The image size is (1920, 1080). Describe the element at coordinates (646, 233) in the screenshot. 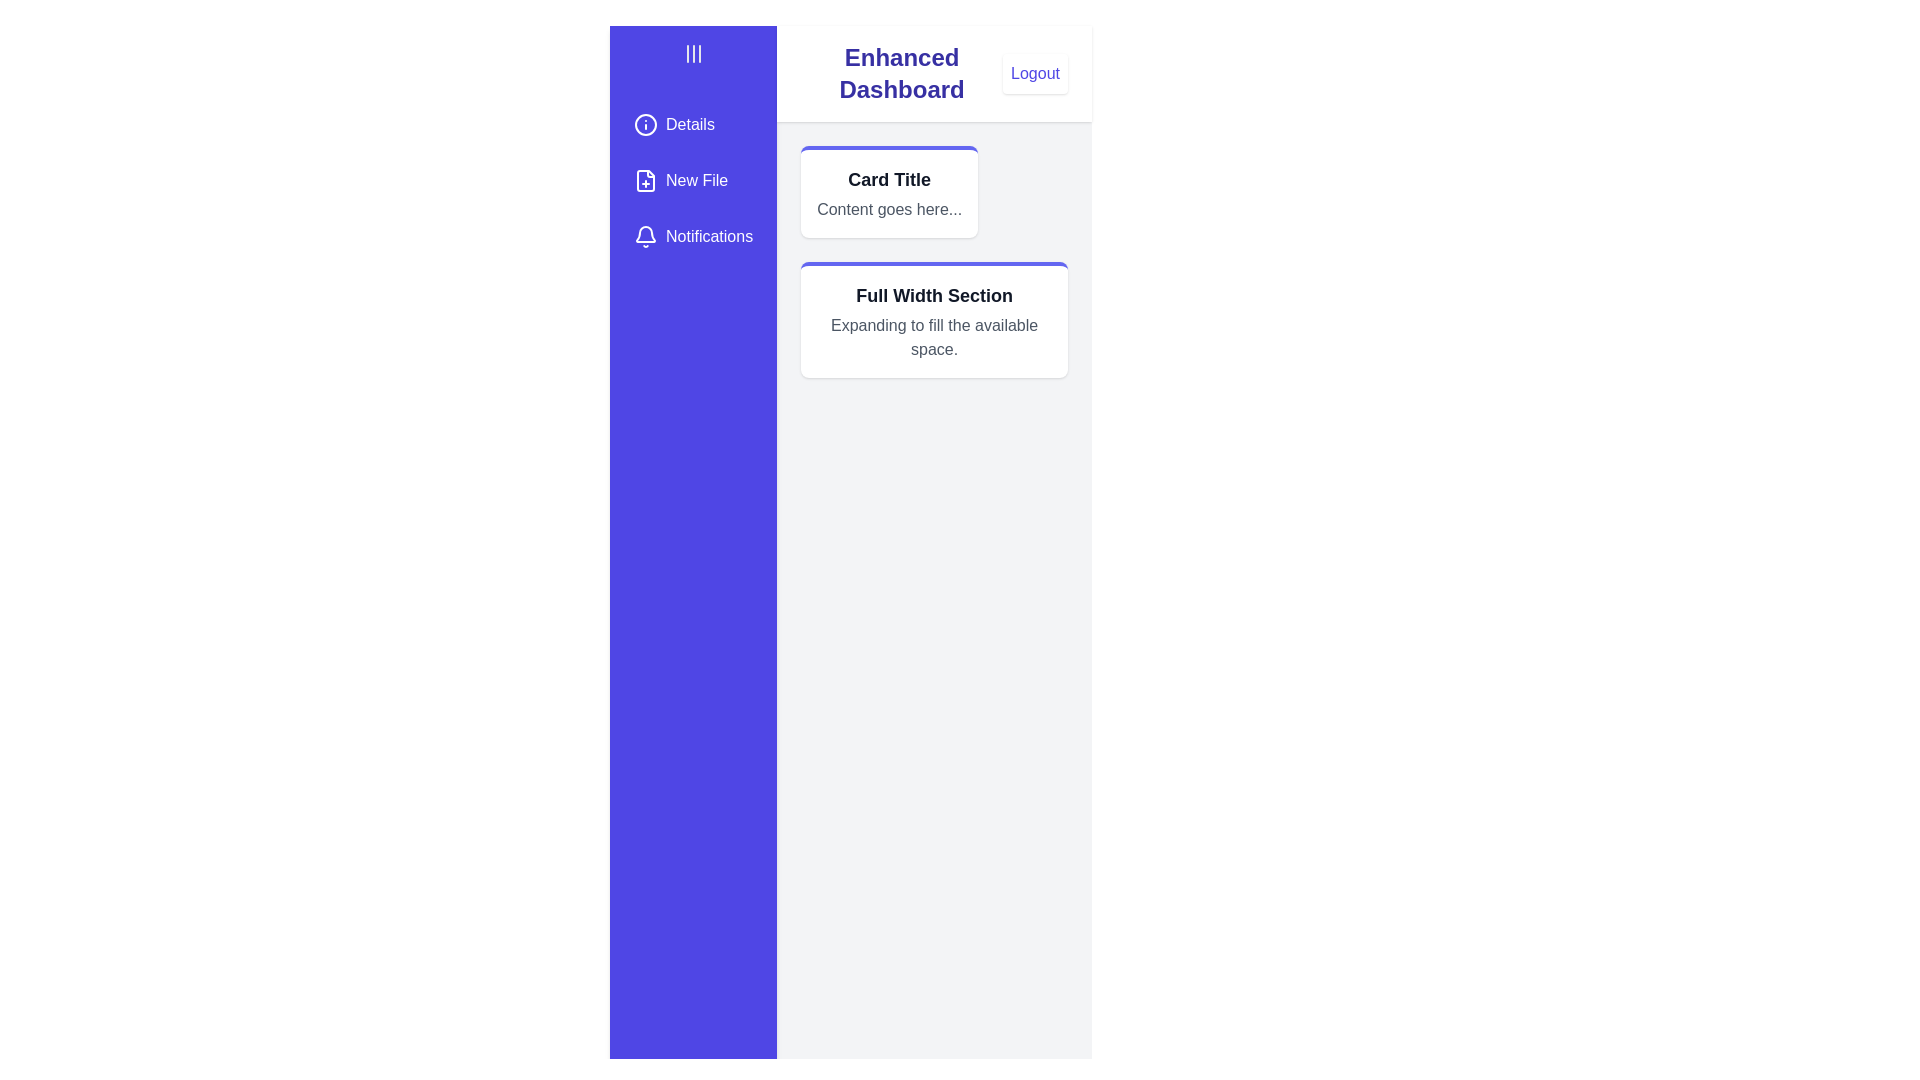

I see `the bell icon for notifications located in the sidebar below the 'New File' icon` at that location.